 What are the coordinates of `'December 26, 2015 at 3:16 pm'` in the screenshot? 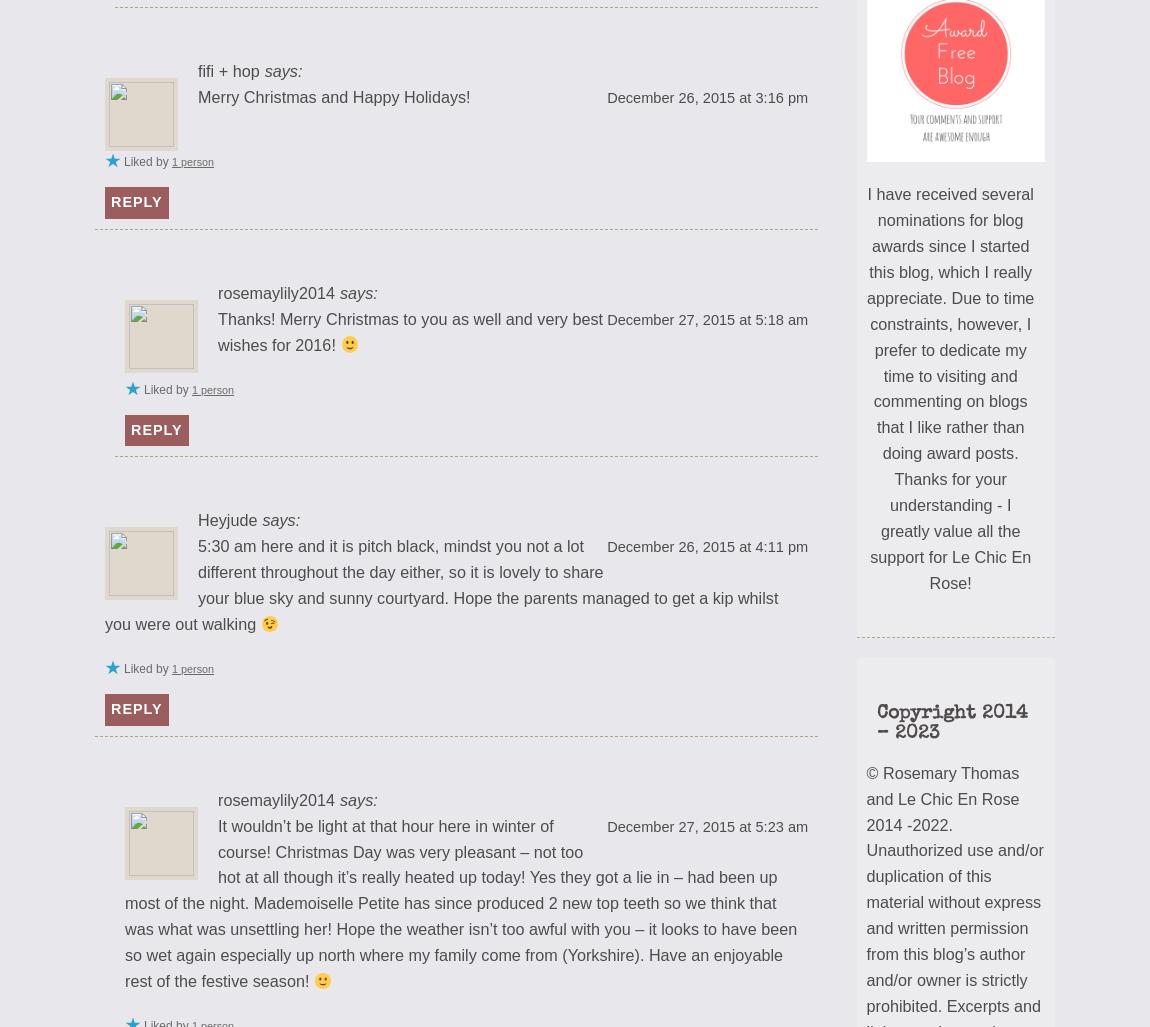 It's located at (706, 96).